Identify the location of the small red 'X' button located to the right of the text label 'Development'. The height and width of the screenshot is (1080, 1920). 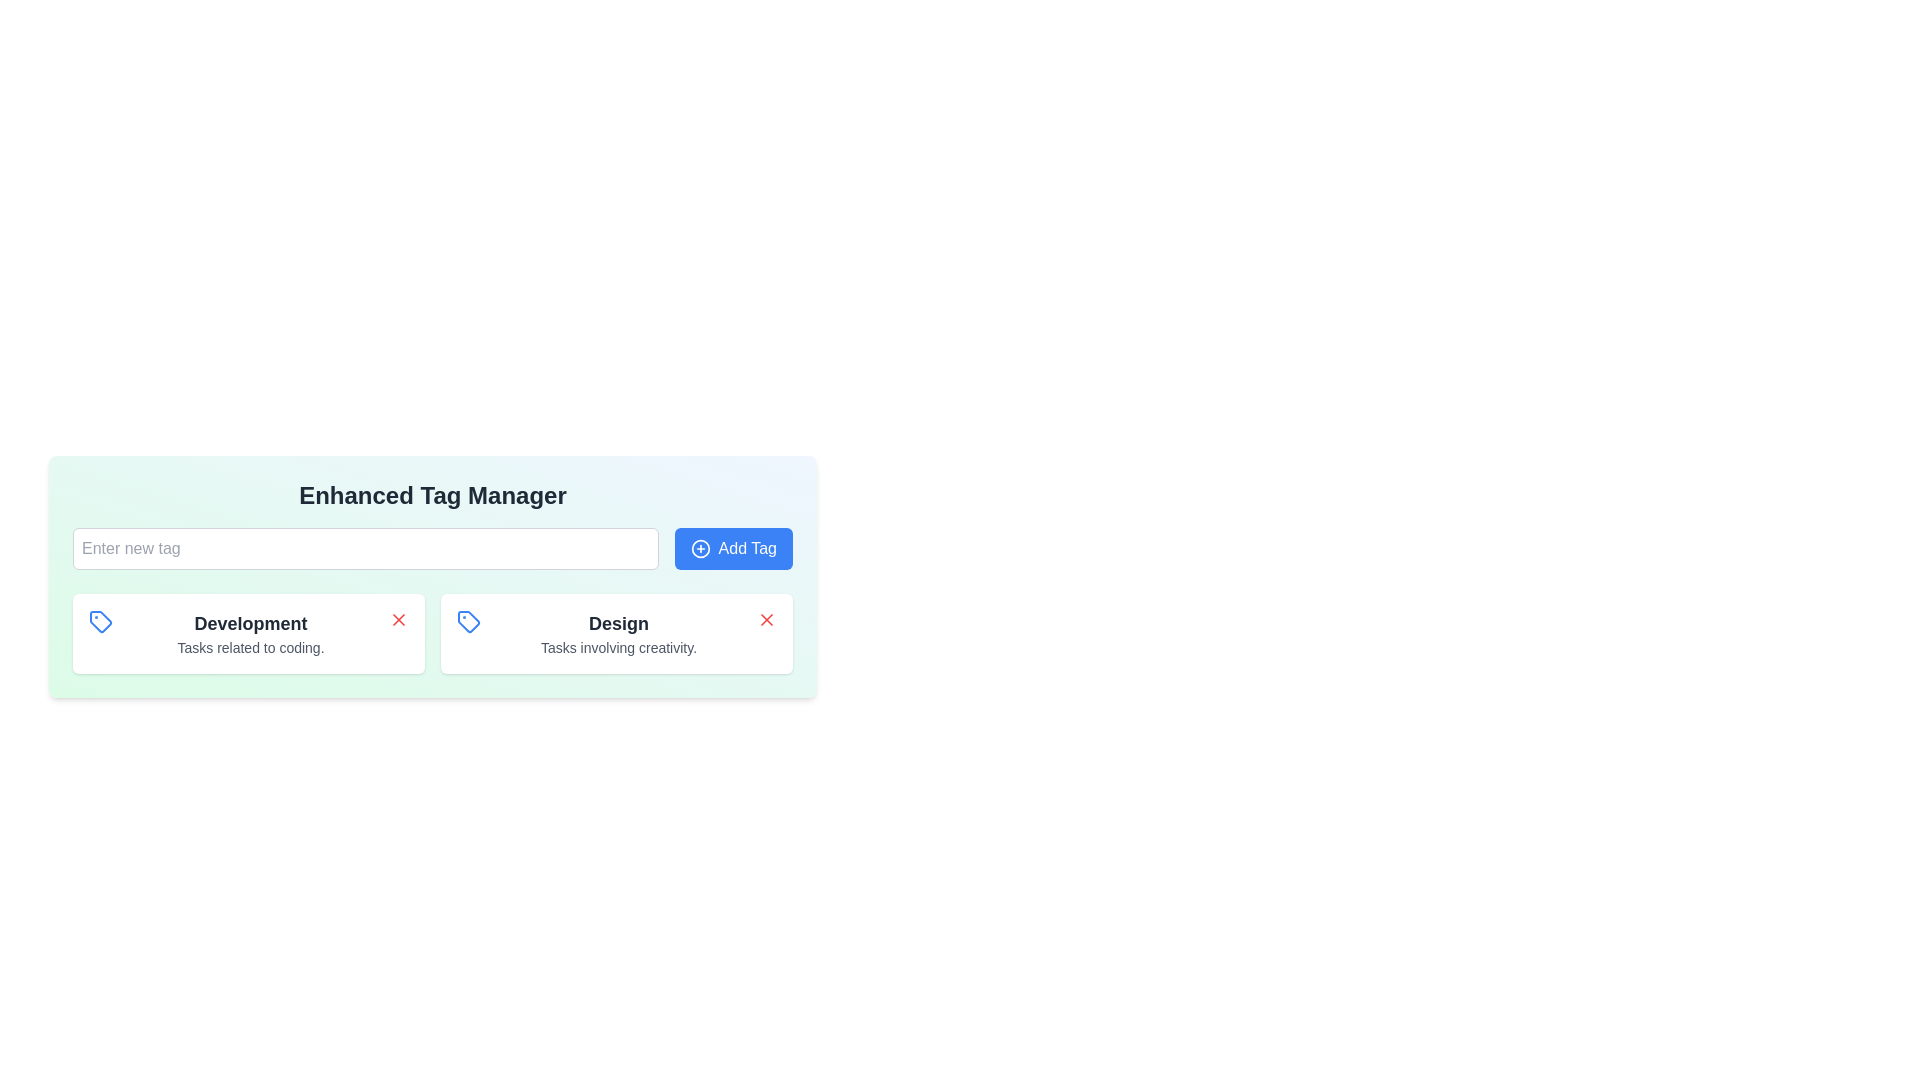
(398, 619).